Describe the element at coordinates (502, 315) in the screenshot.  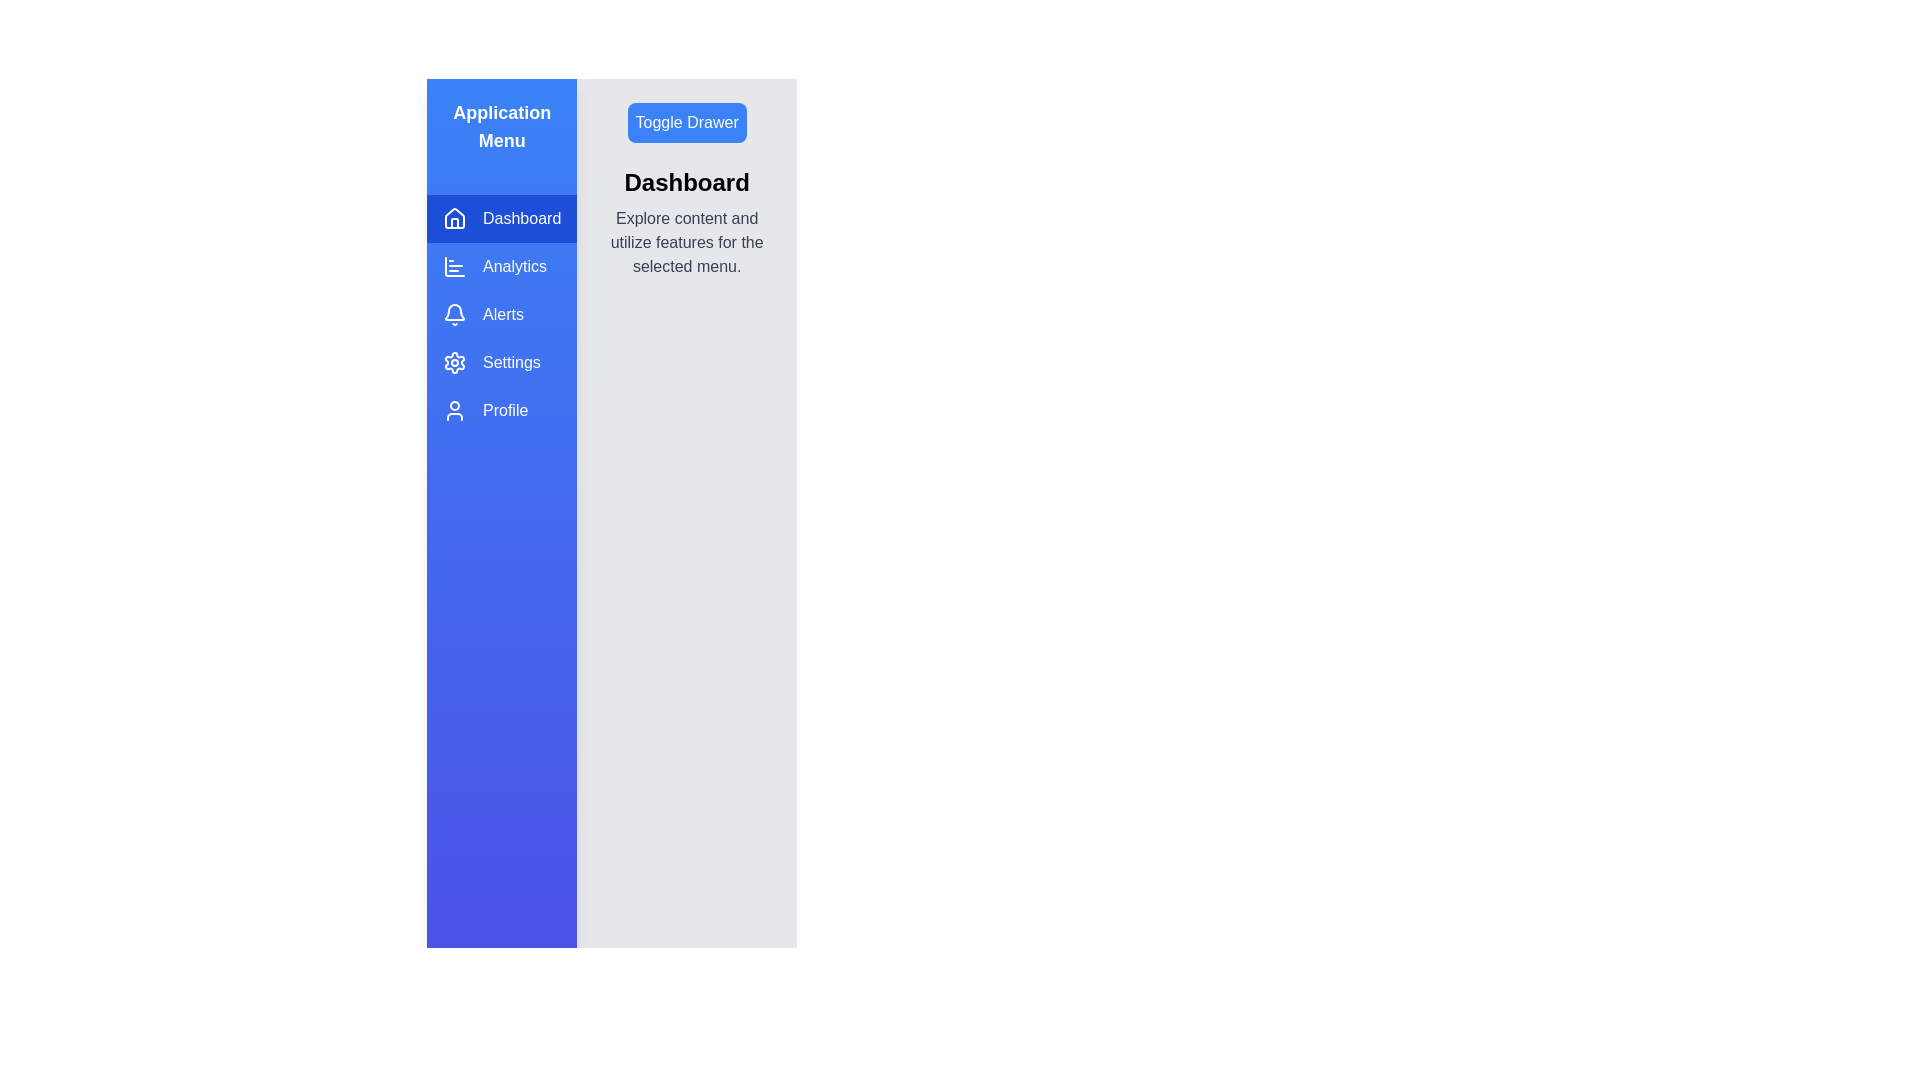
I see `the menu item Alerts to observe its hover effect` at that location.